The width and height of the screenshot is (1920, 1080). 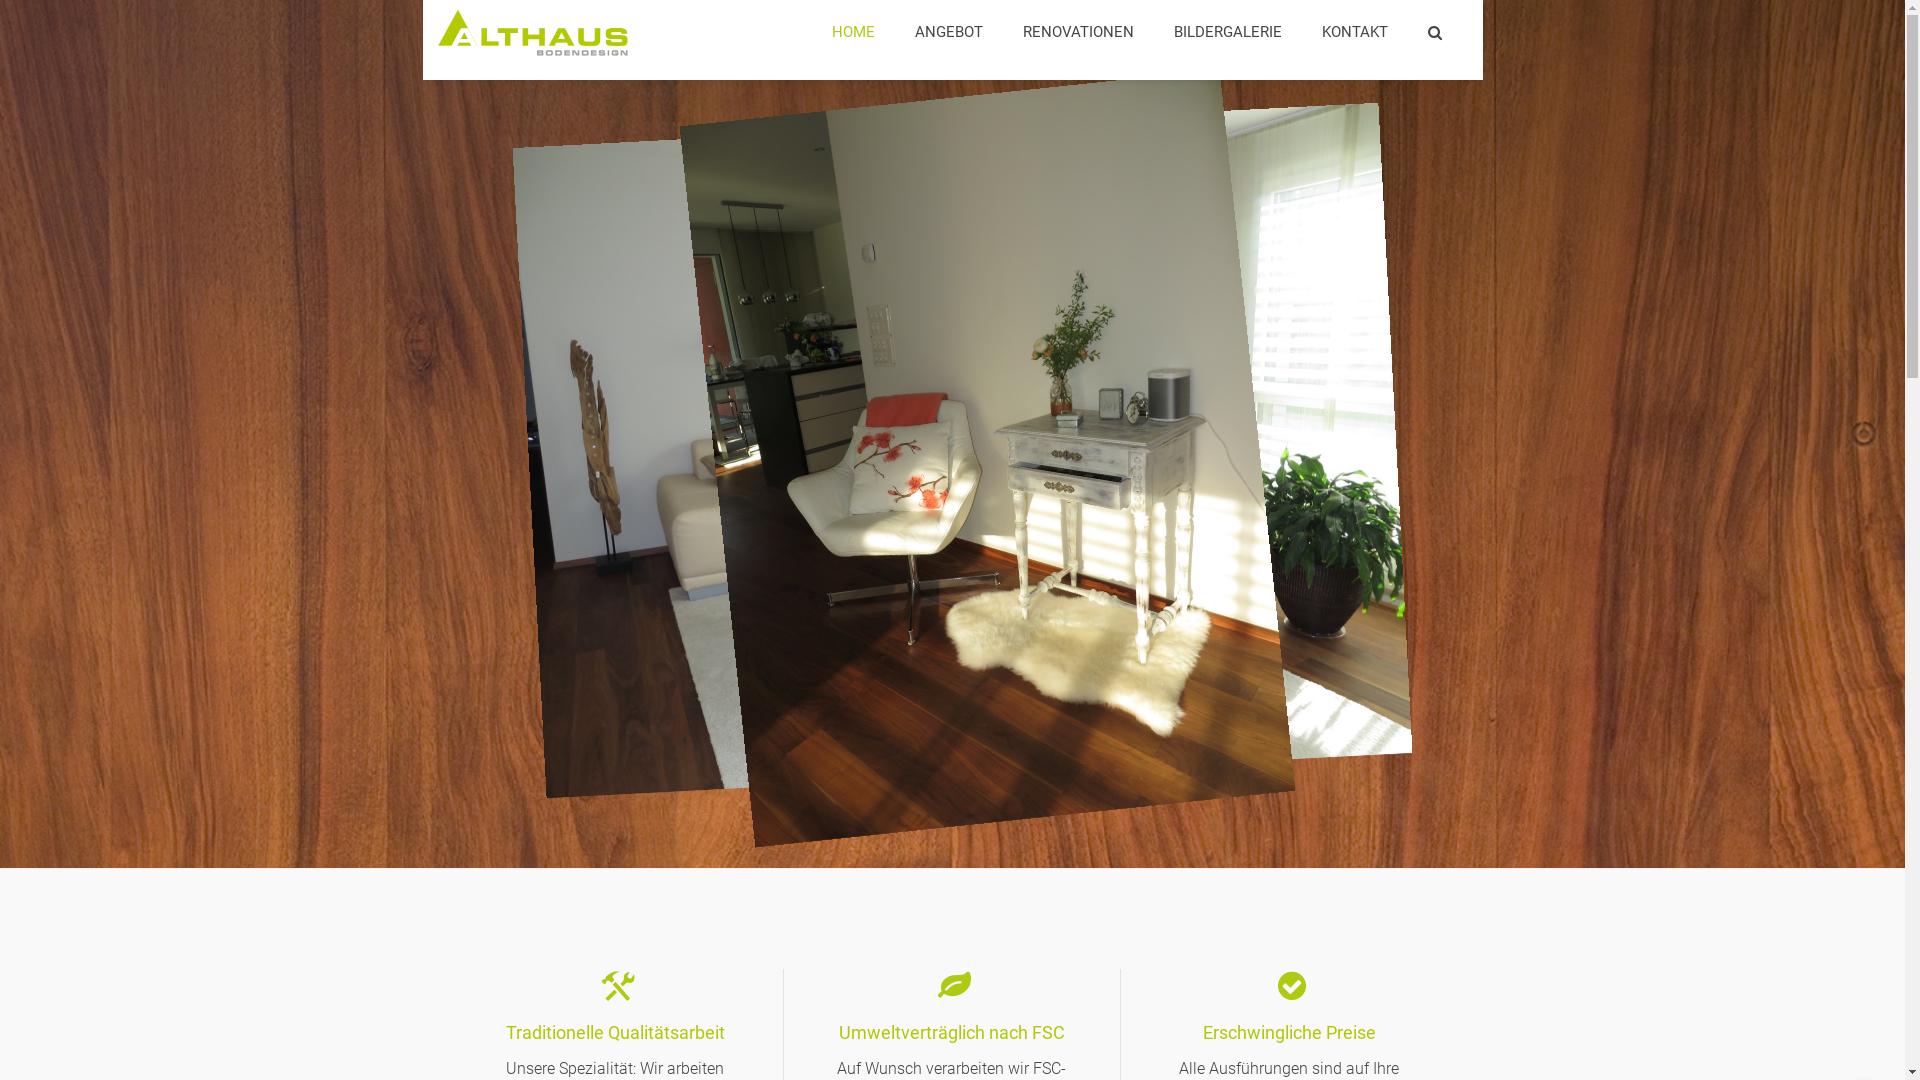 What do you see at coordinates (853, 32) in the screenshot?
I see `'HOME'` at bounding box center [853, 32].